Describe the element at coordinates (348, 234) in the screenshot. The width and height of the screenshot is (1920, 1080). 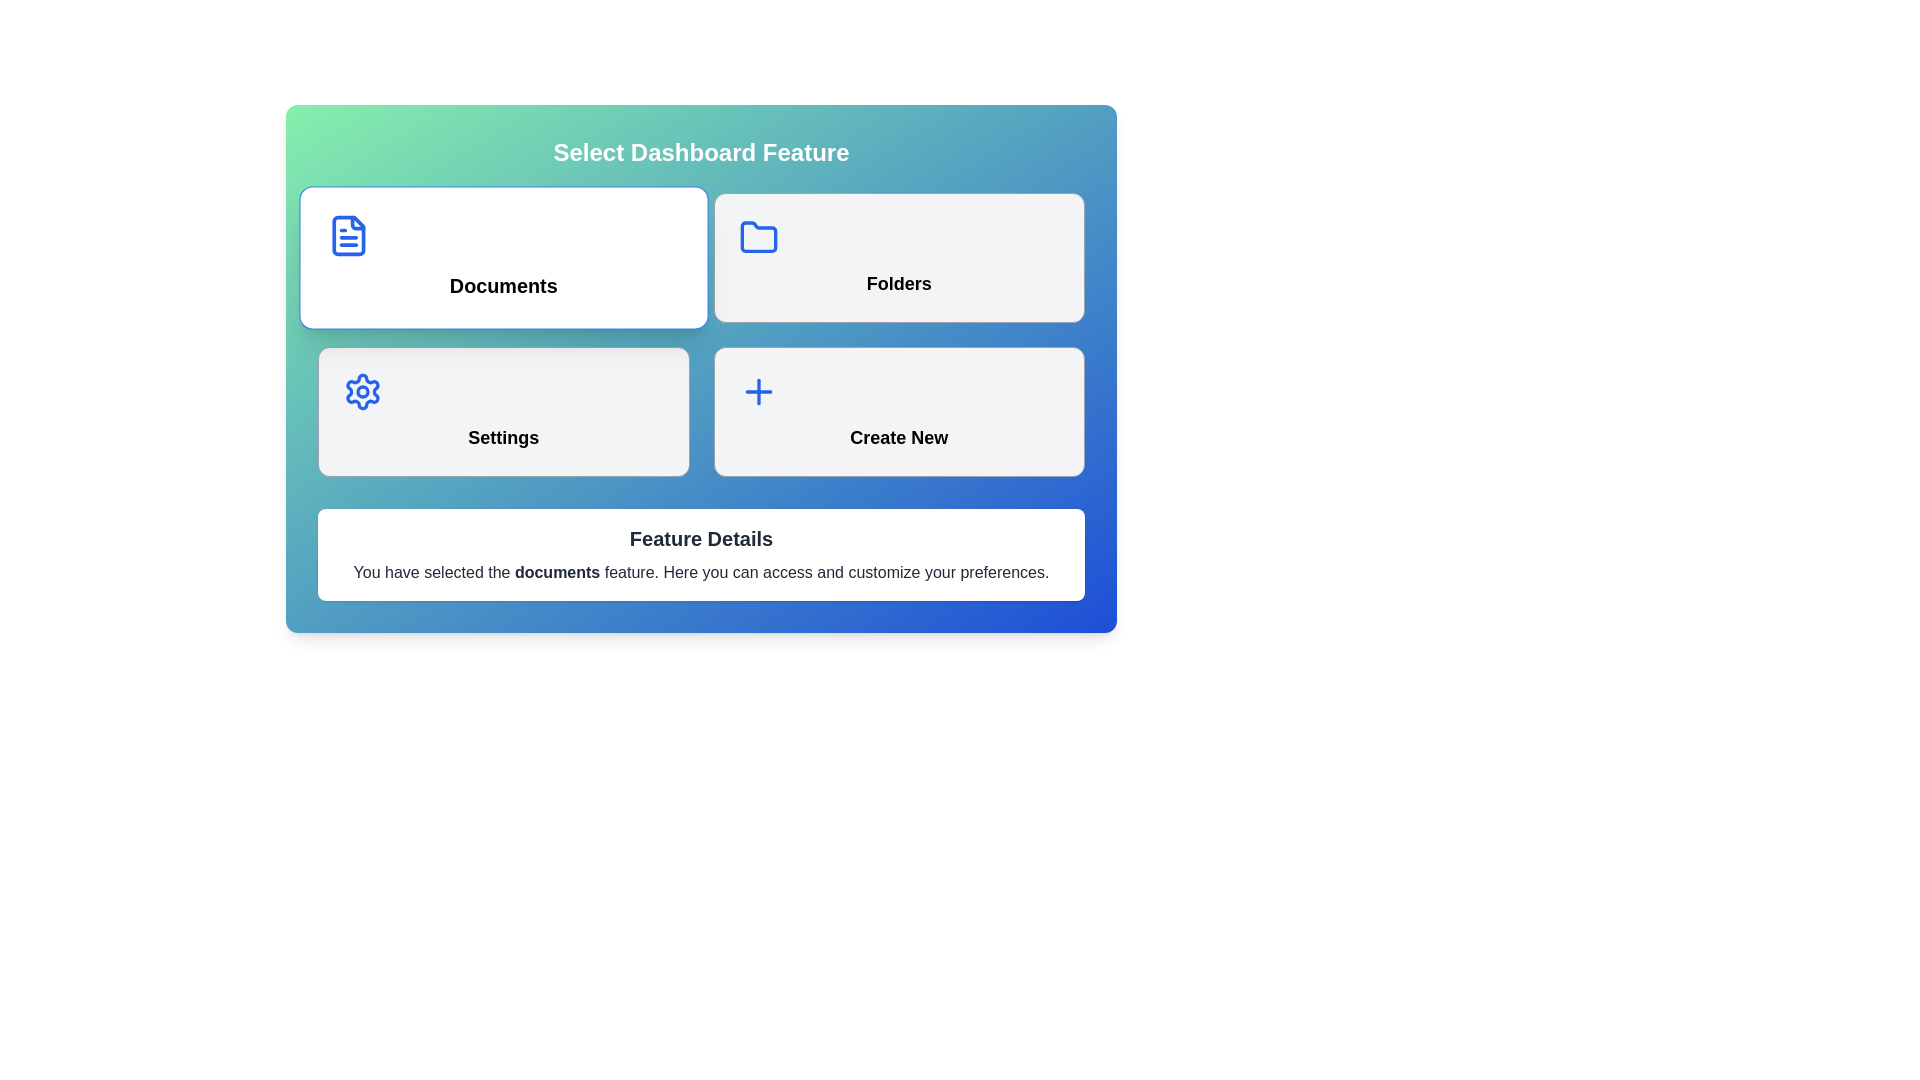
I see `the blue document icon located in the top-left quadrant of the grid layout, which serves as the 'Documents' option` at that location.